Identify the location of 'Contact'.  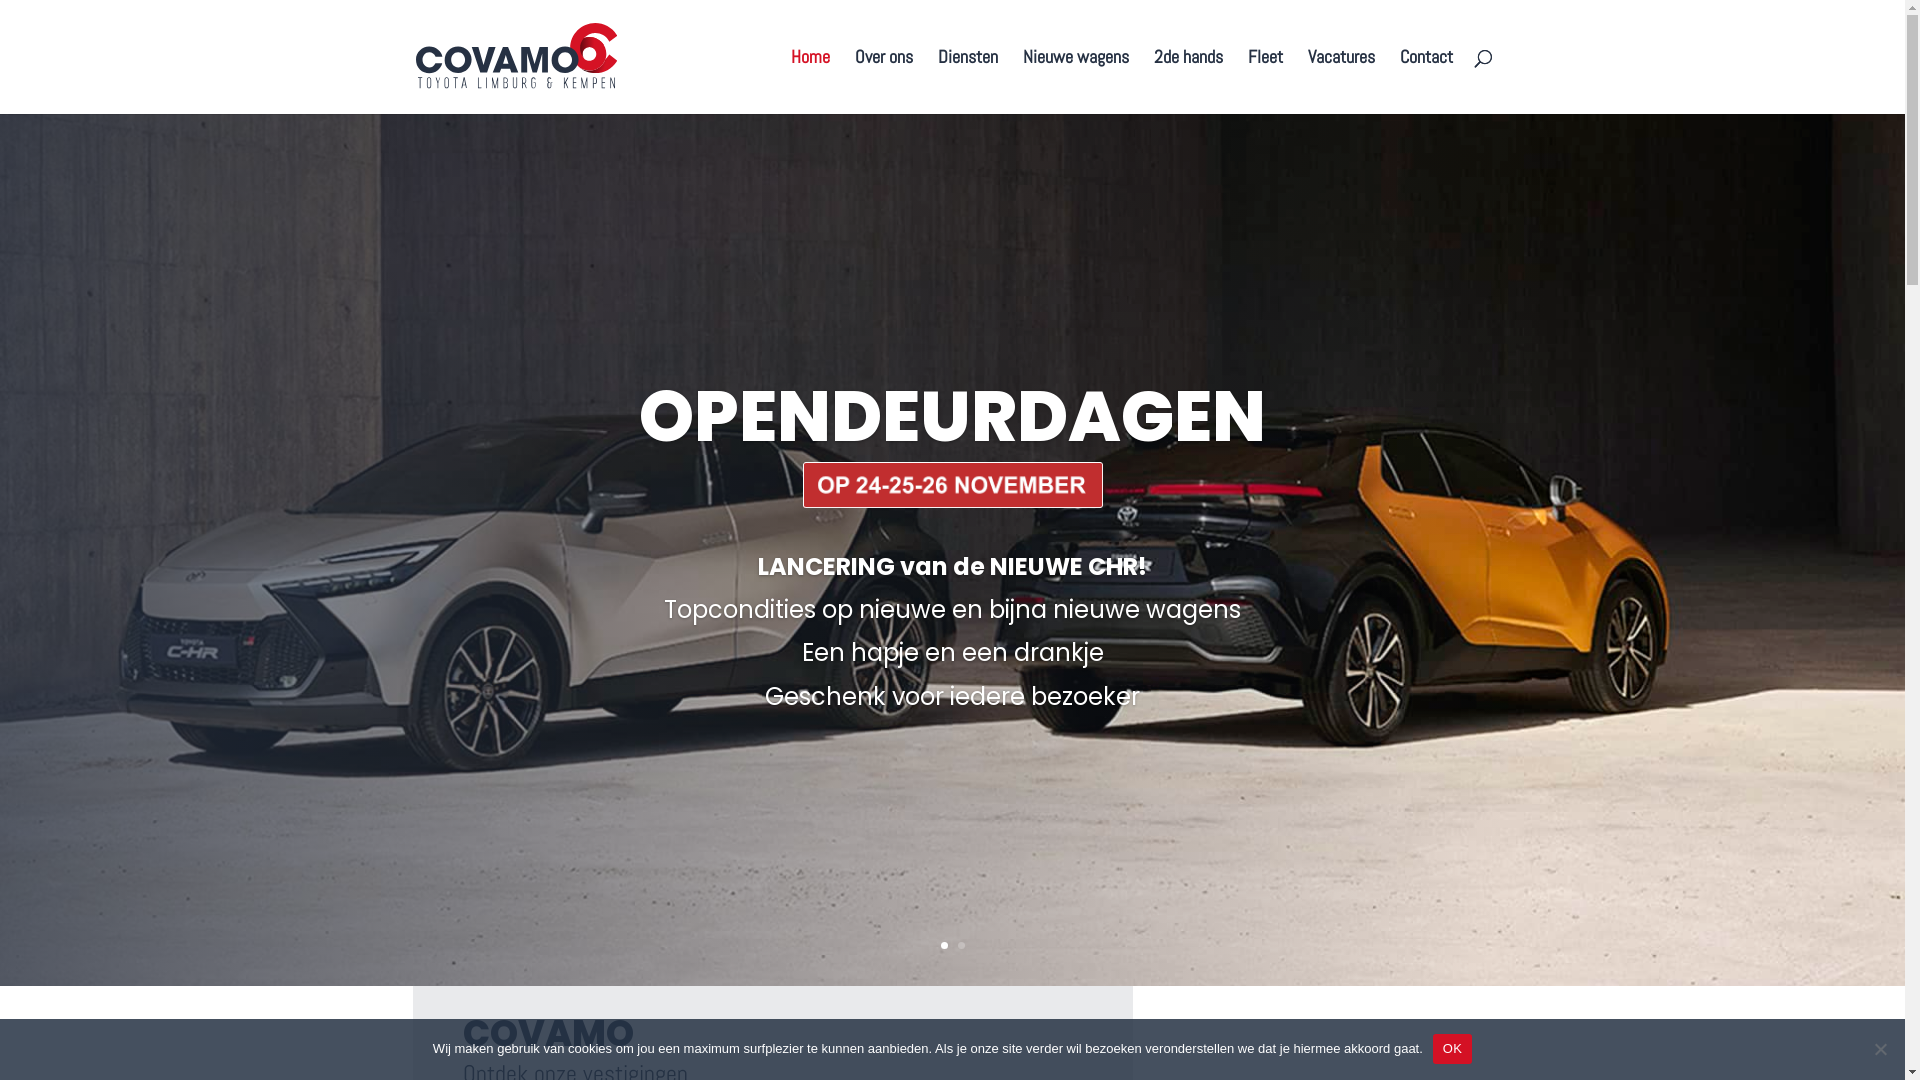
(1425, 80).